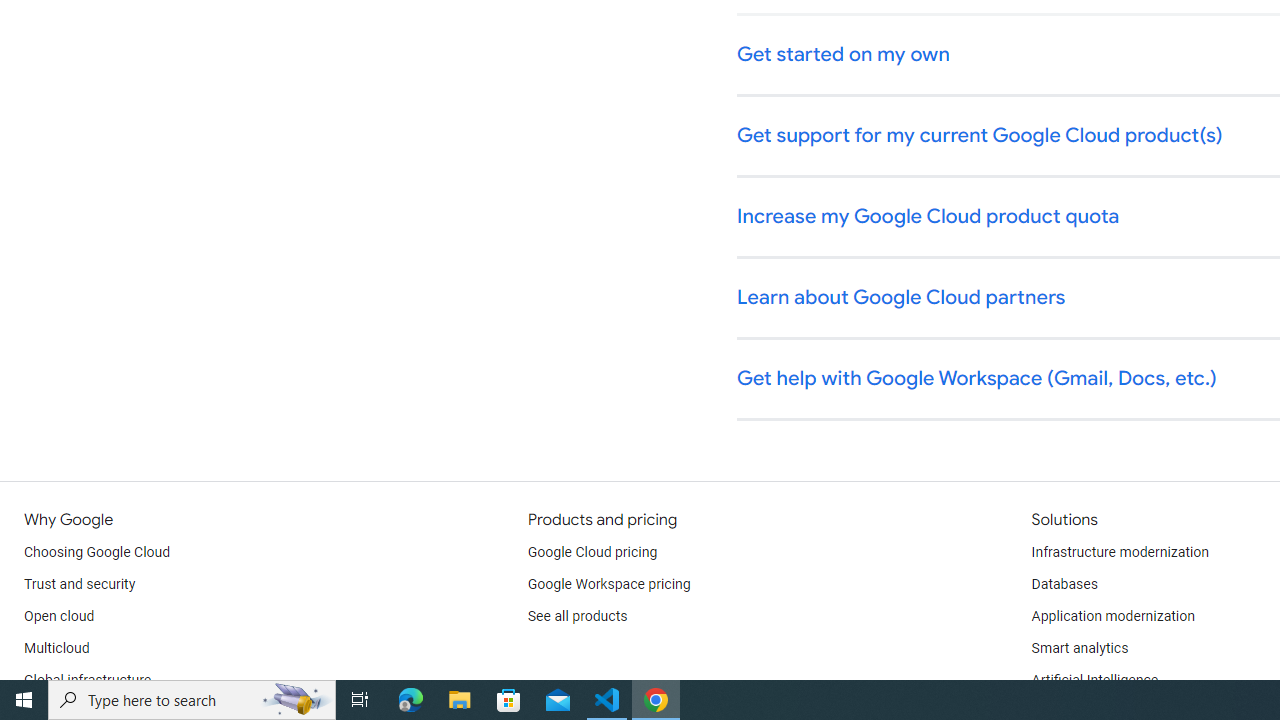  Describe the element at coordinates (591, 552) in the screenshot. I see `'Google Cloud pricing'` at that location.